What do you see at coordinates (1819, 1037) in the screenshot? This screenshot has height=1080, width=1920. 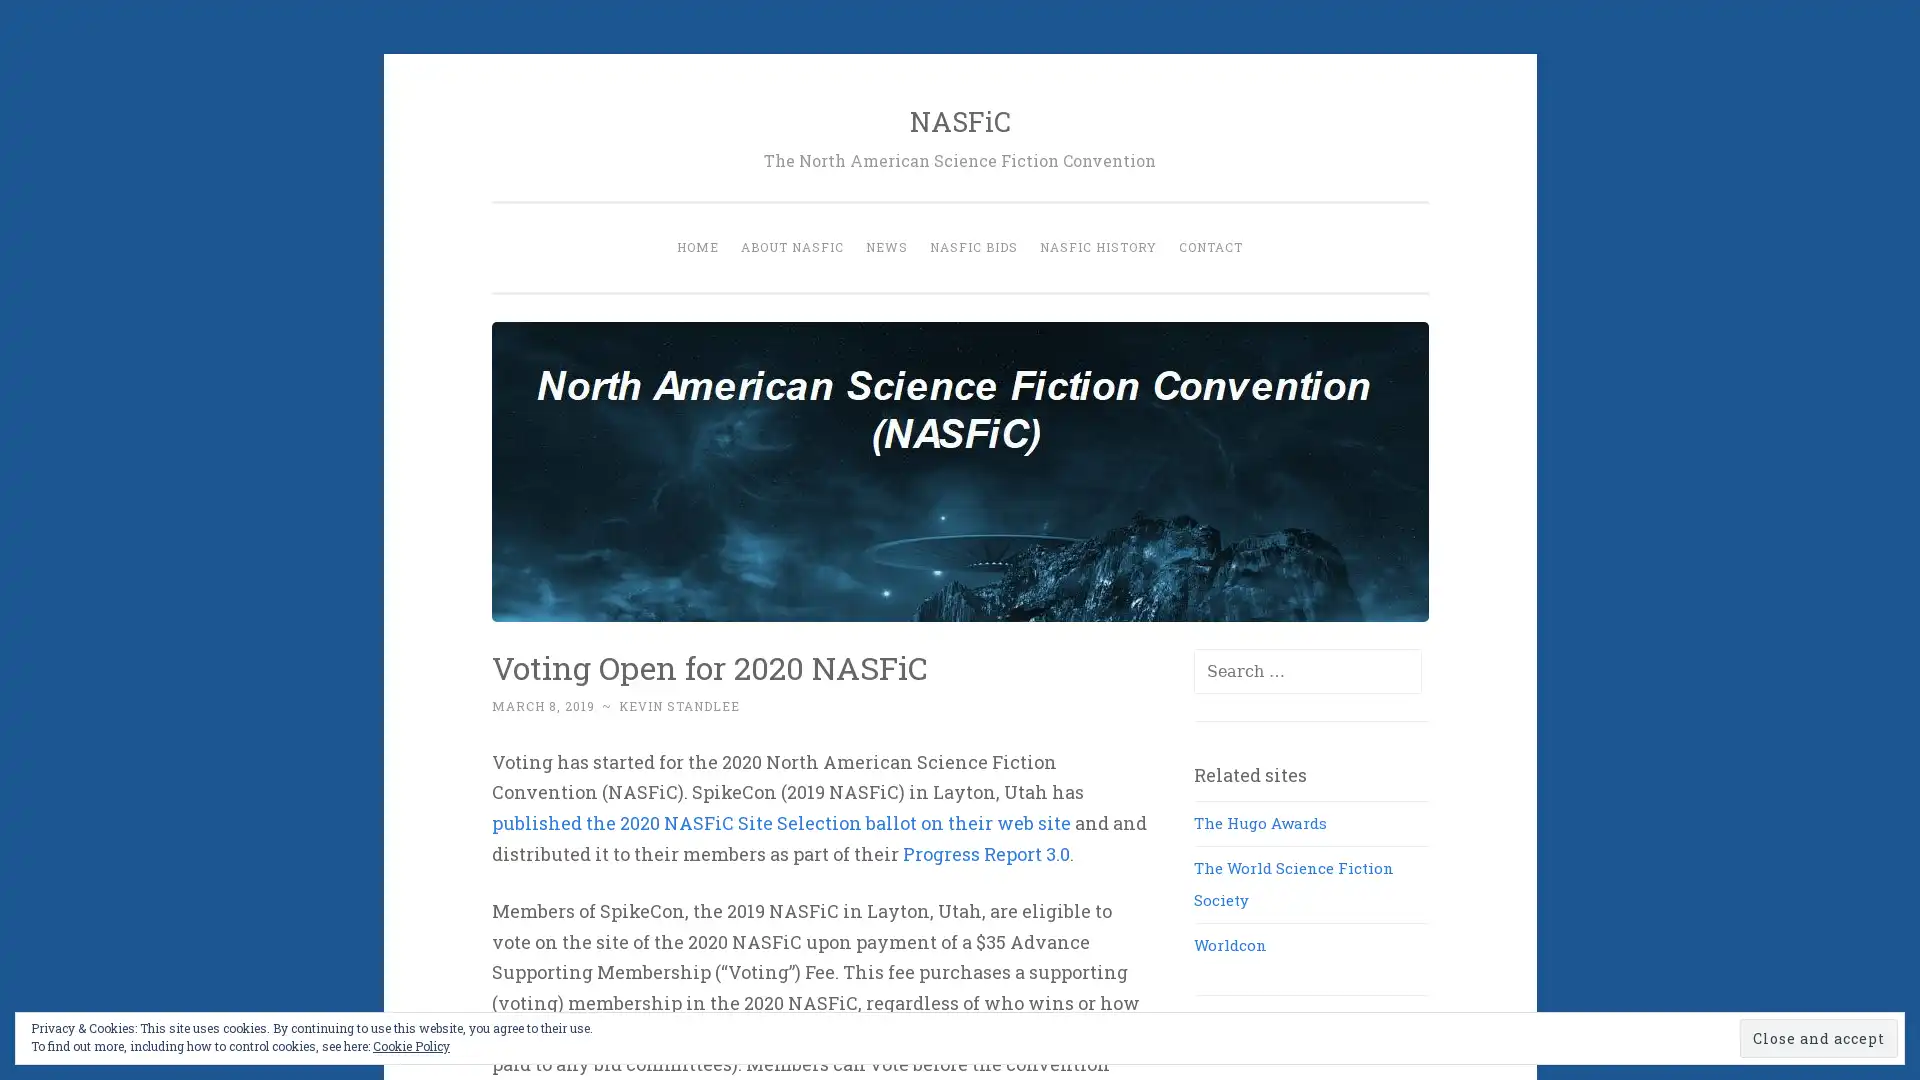 I see `Close and accept` at bounding box center [1819, 1037].